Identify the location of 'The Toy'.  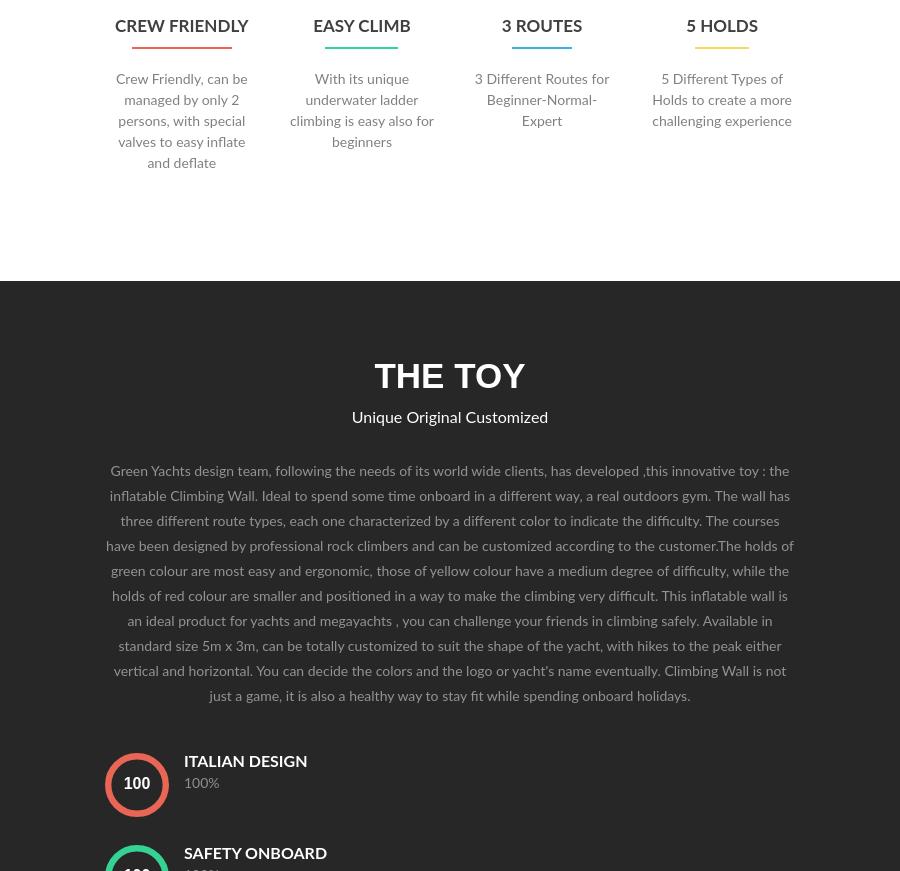
(449, 373).